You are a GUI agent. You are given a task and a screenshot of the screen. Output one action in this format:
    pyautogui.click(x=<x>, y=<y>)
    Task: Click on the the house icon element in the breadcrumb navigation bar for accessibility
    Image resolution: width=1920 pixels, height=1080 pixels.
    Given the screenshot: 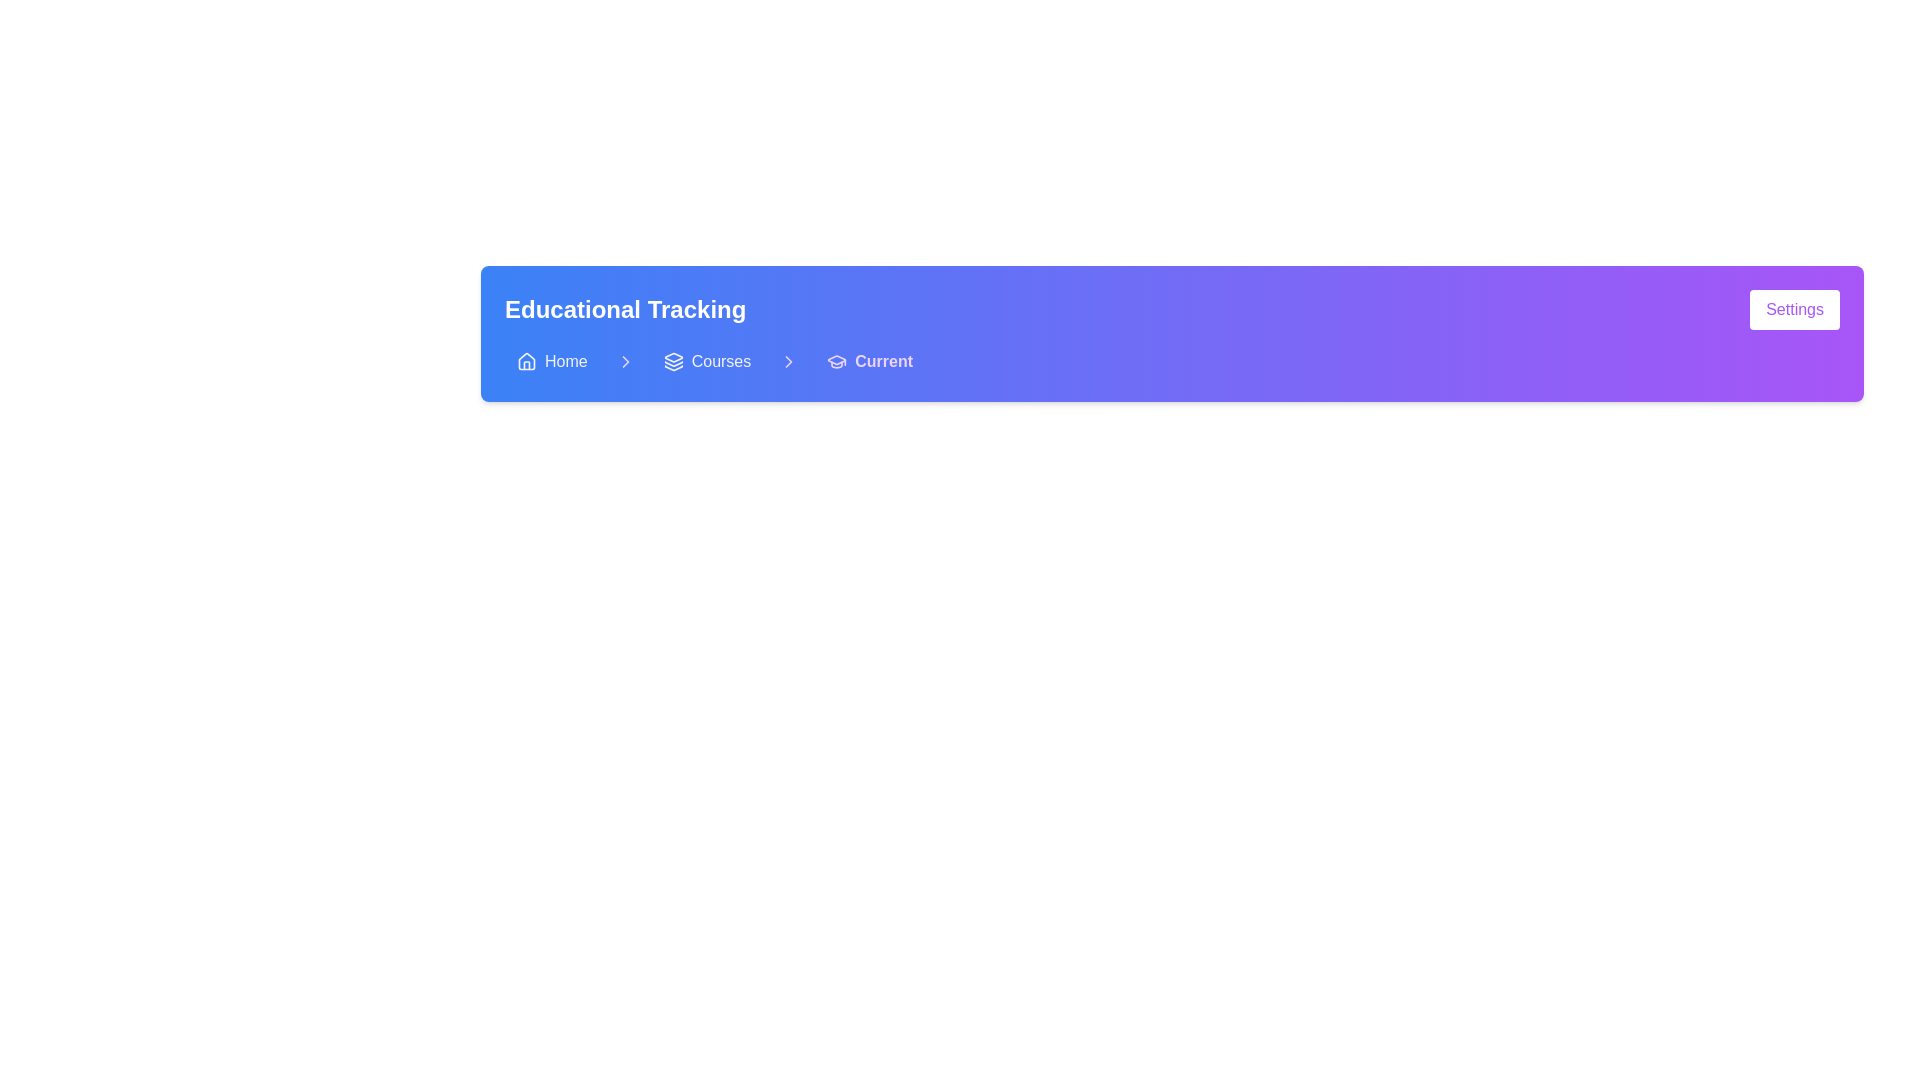 What is the action you would take?
    pyautogui.click(x=527, y=361)
    